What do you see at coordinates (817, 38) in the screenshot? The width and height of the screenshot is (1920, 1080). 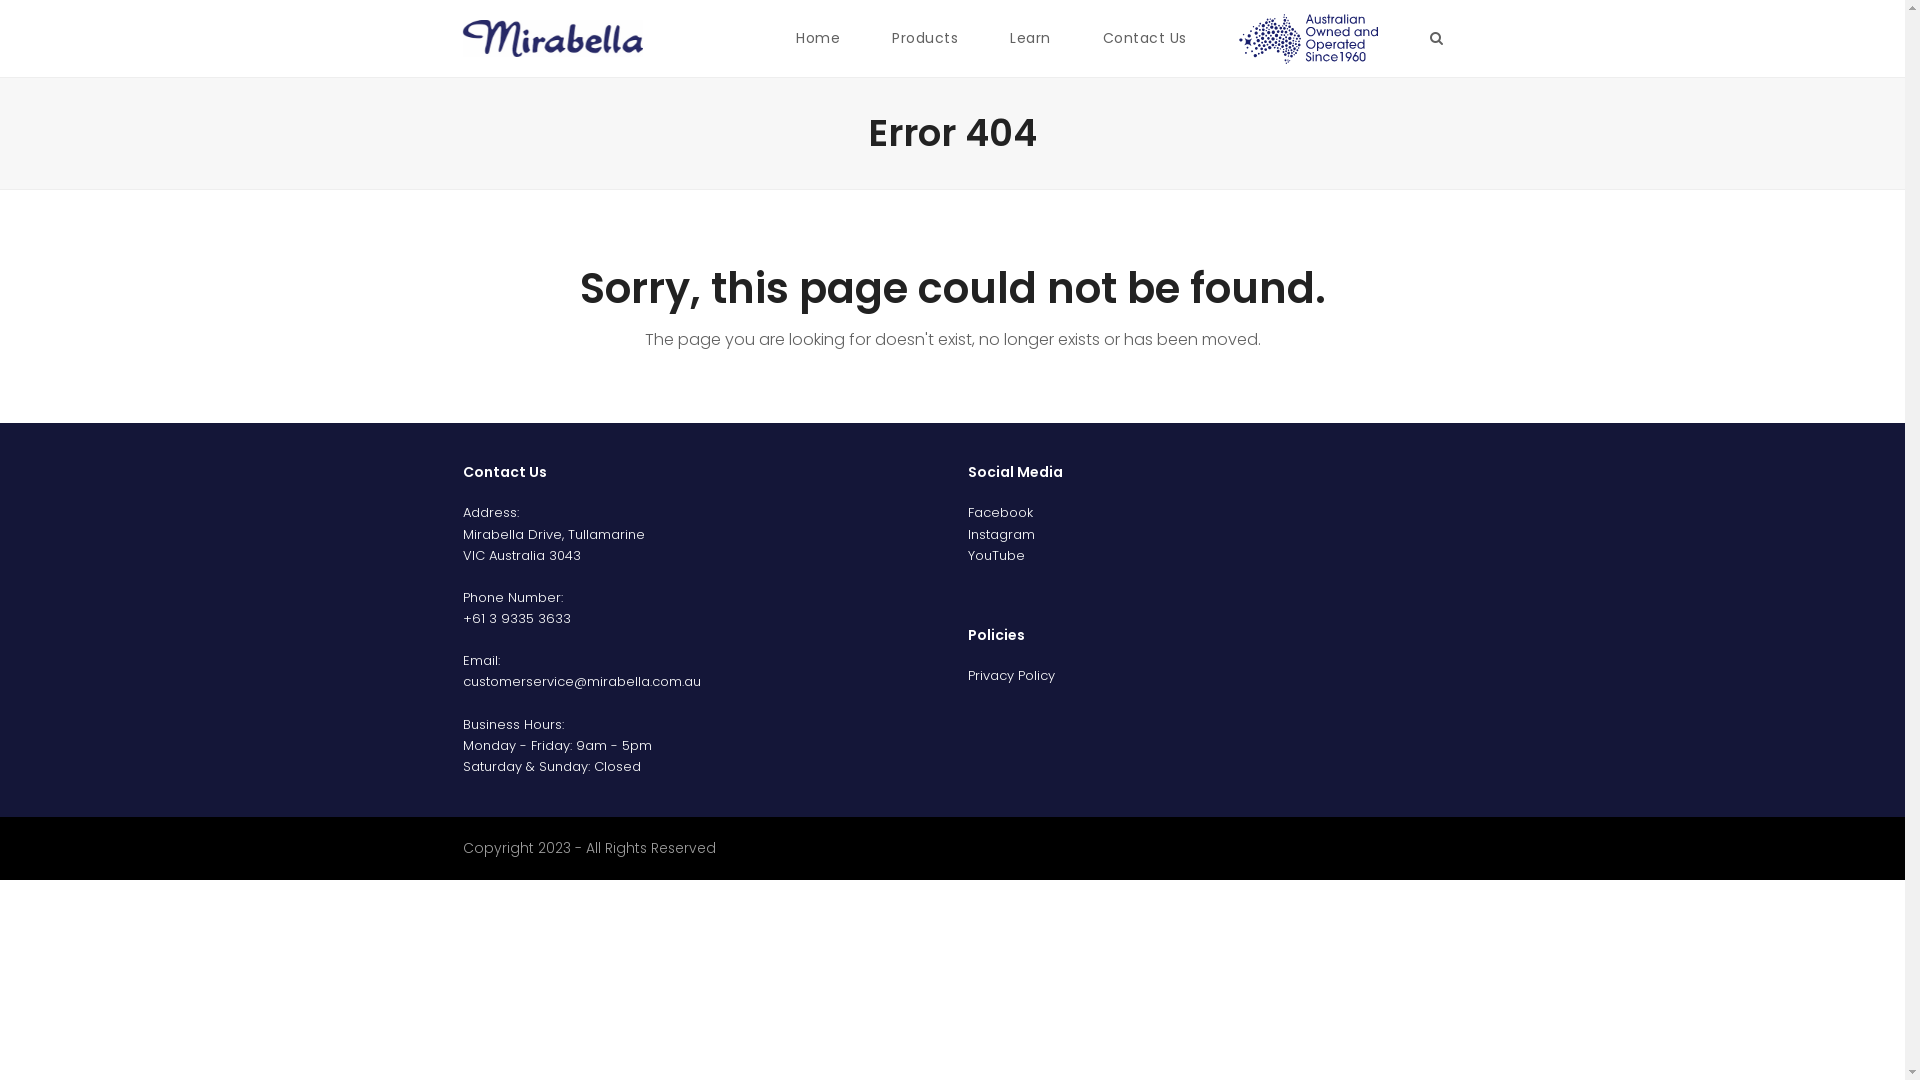 I see `'Home'` at bounding box center [817, 38].